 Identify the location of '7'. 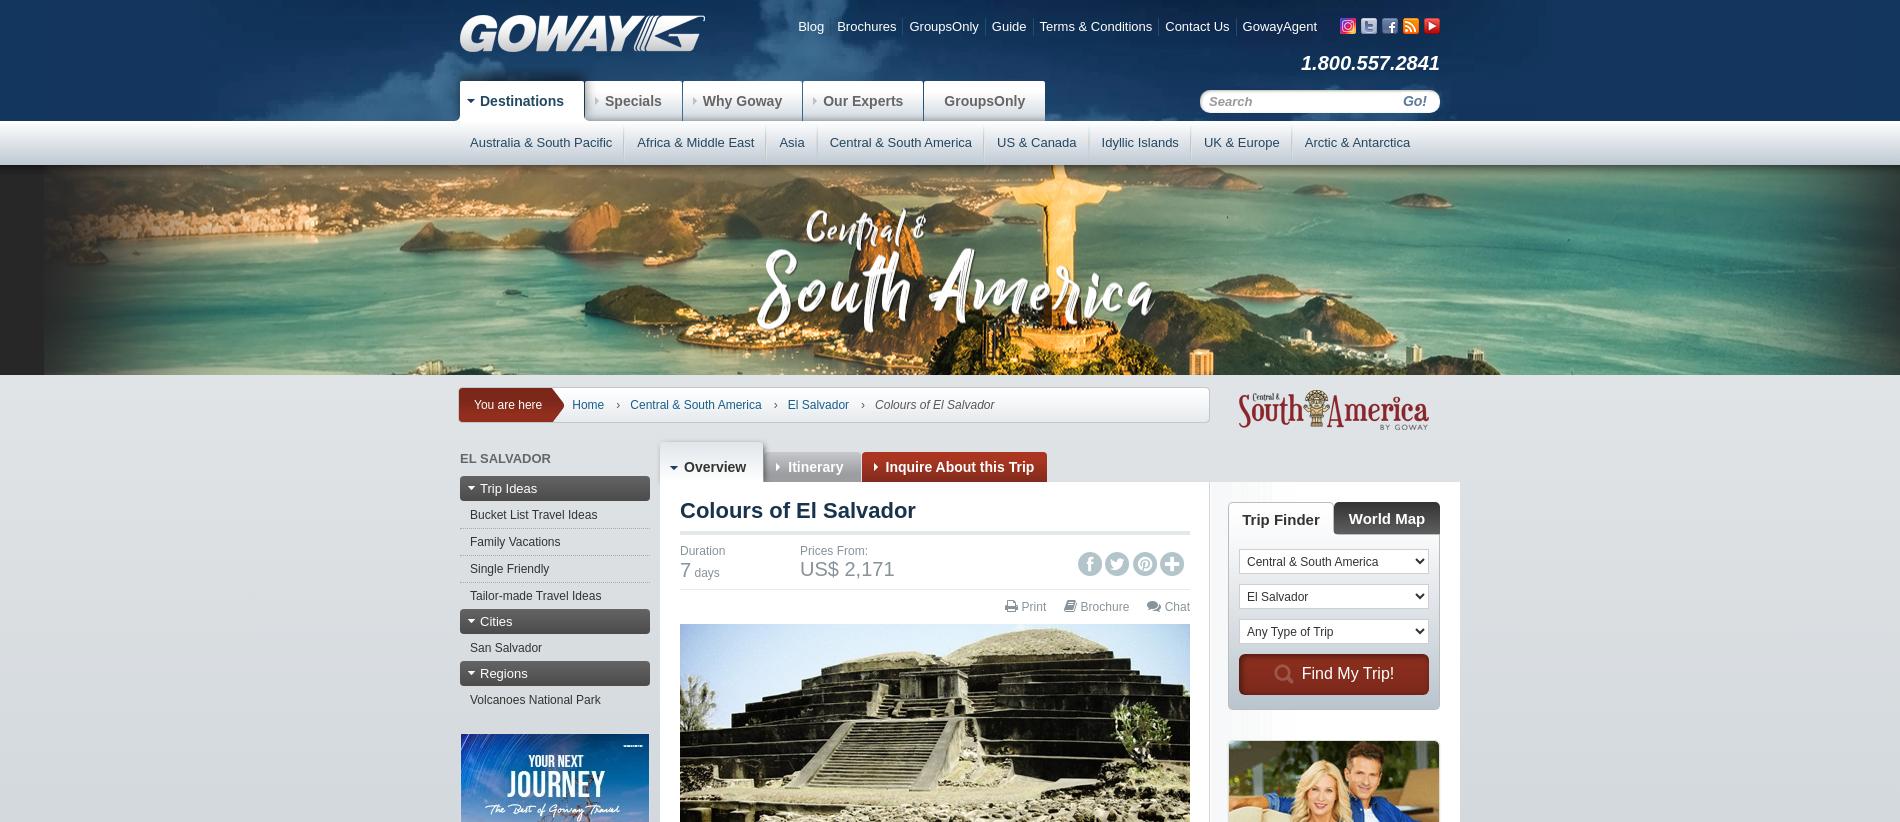
(685, 569).